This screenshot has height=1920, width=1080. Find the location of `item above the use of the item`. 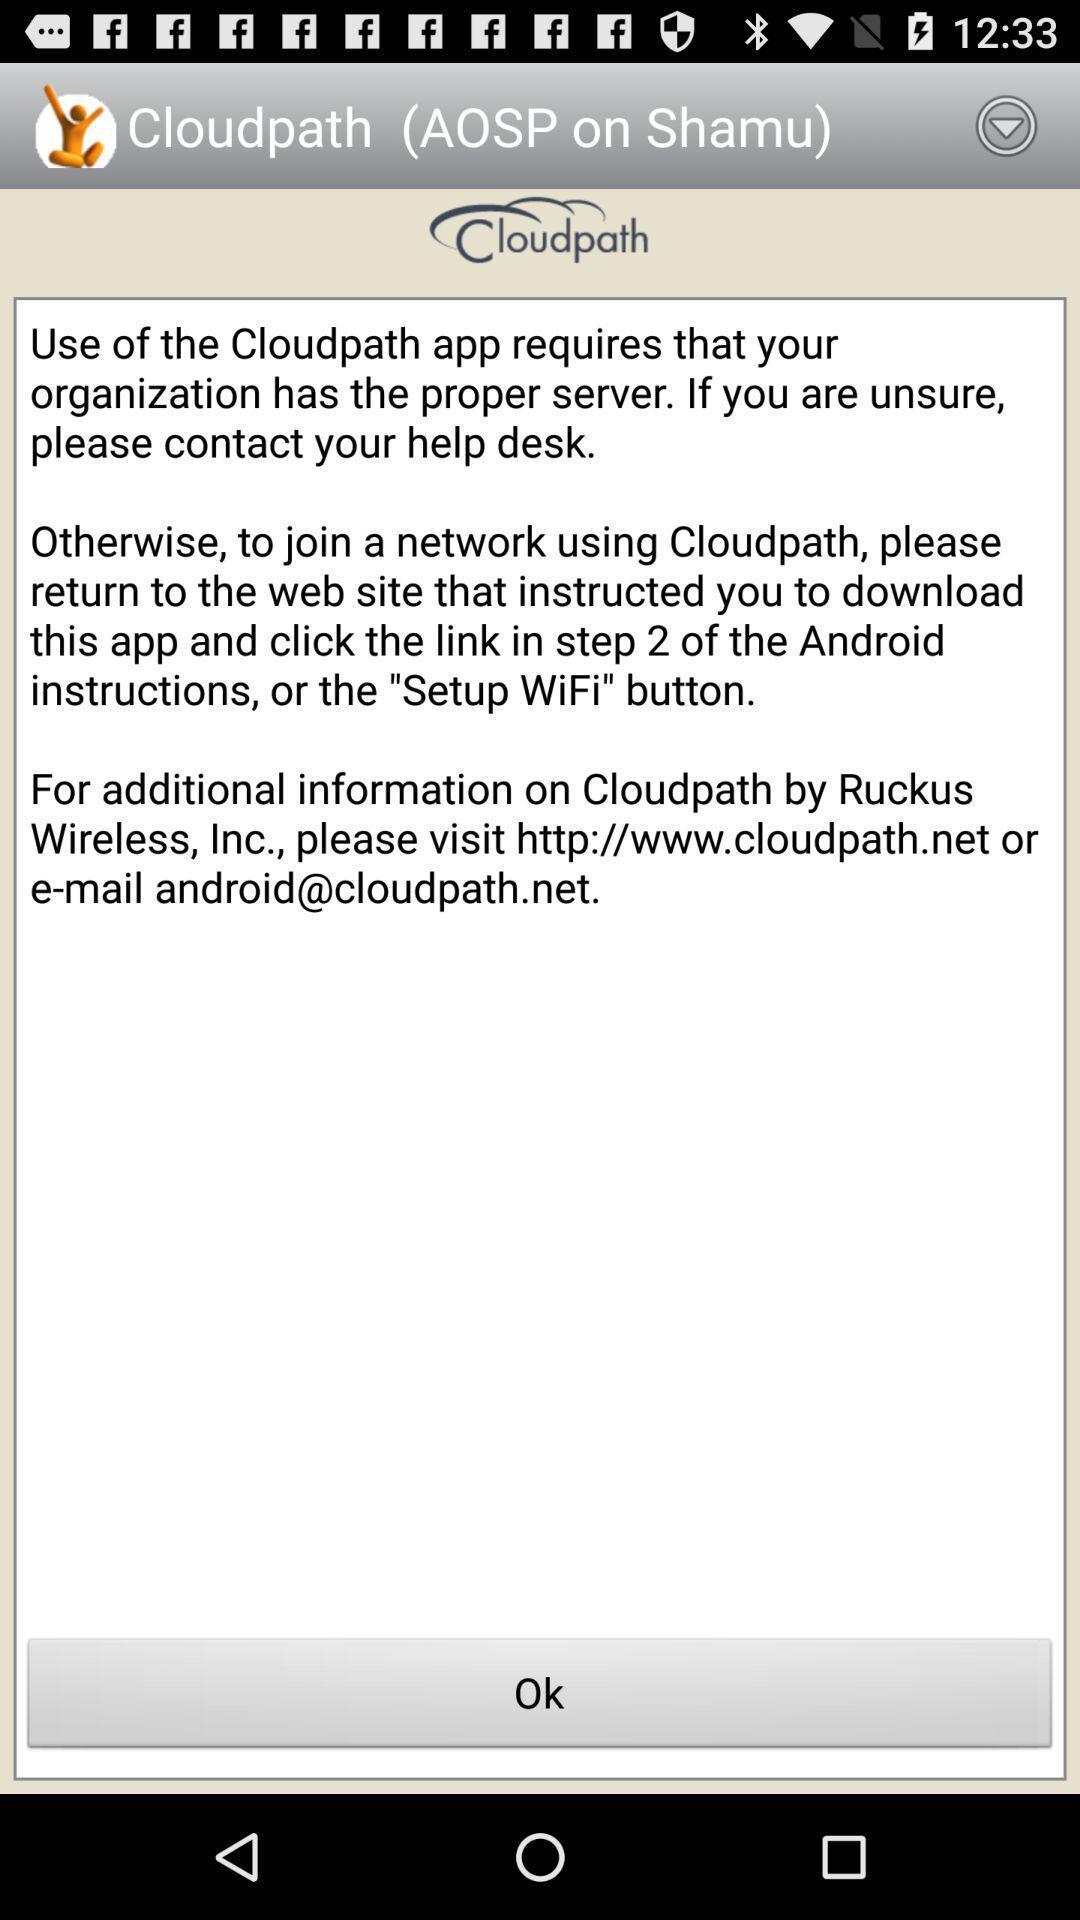

item above the use of the item is located at coordinates (1006, 124).